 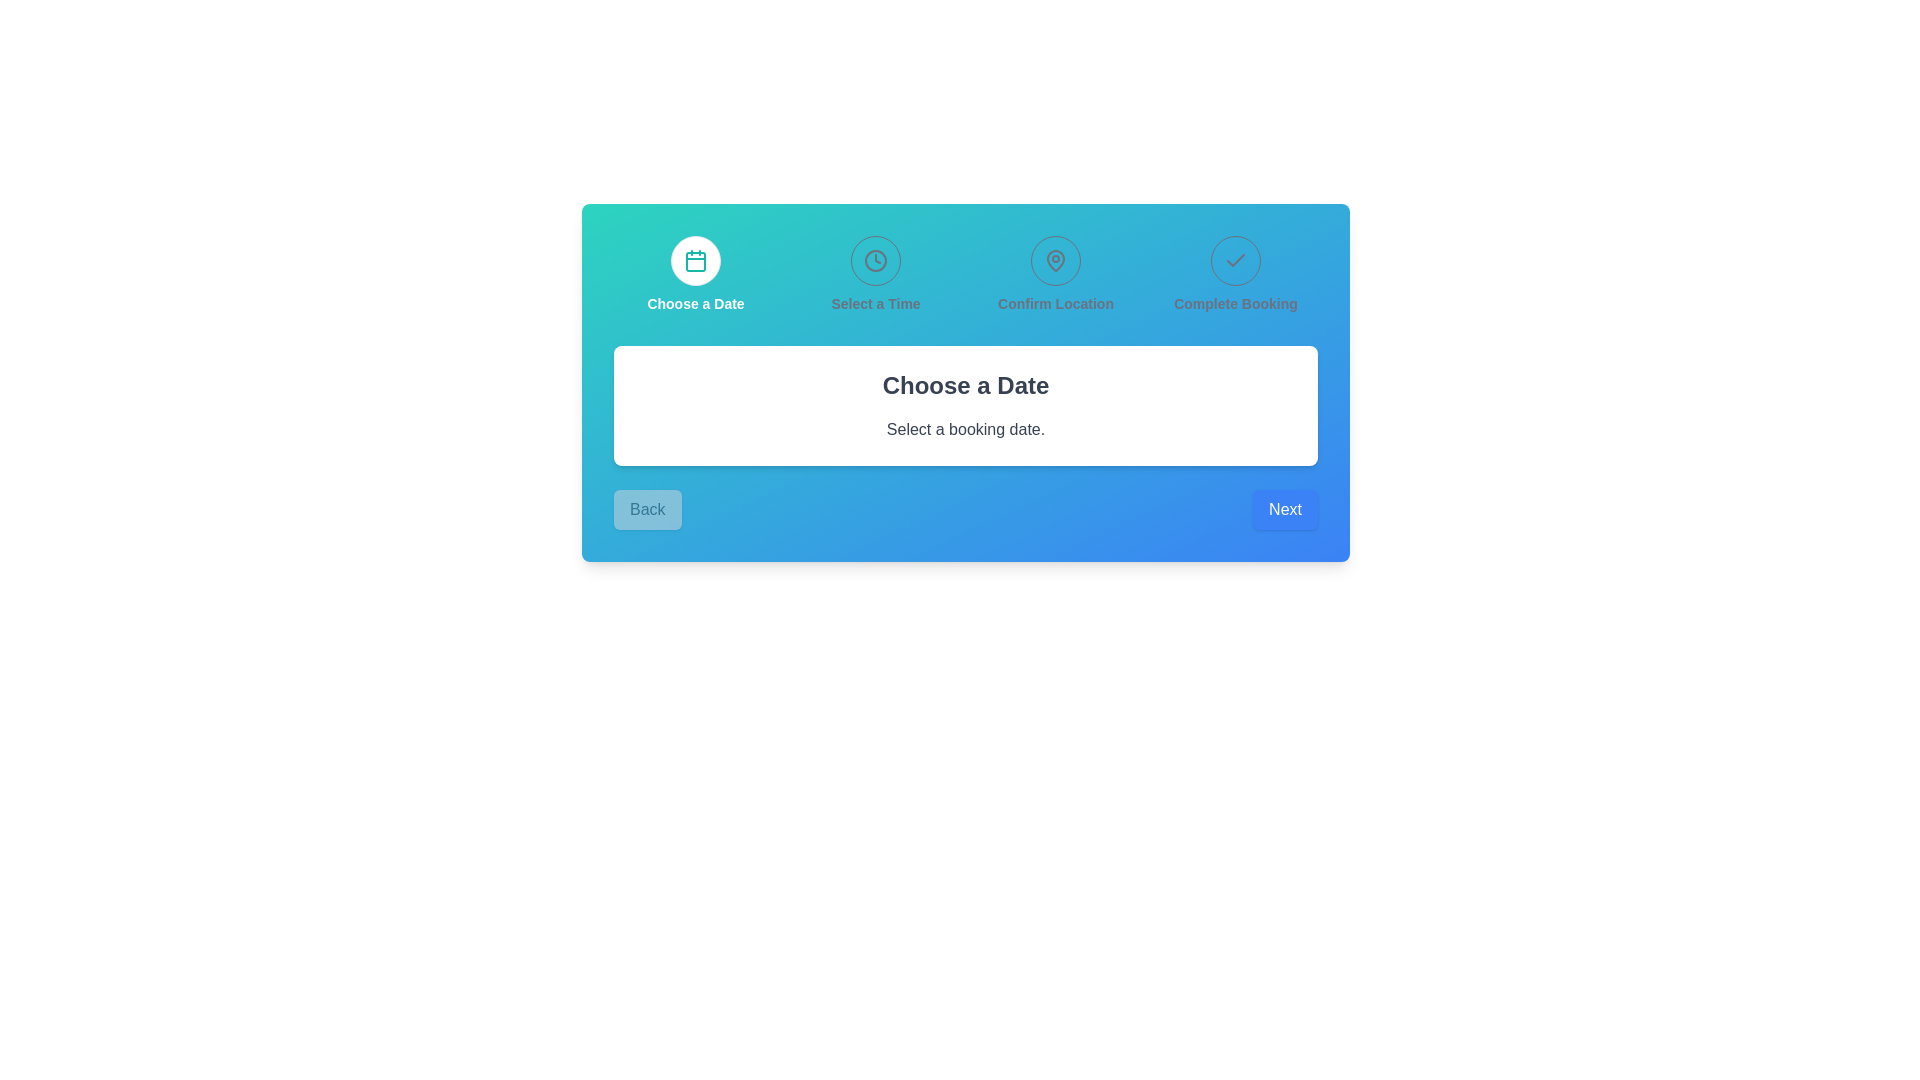 What do you see at coordinates (1055, 274) in the screenshot?
I see `the 'Confirm Location' indicator with a location pin icon` at bounding box center [1055, 274].